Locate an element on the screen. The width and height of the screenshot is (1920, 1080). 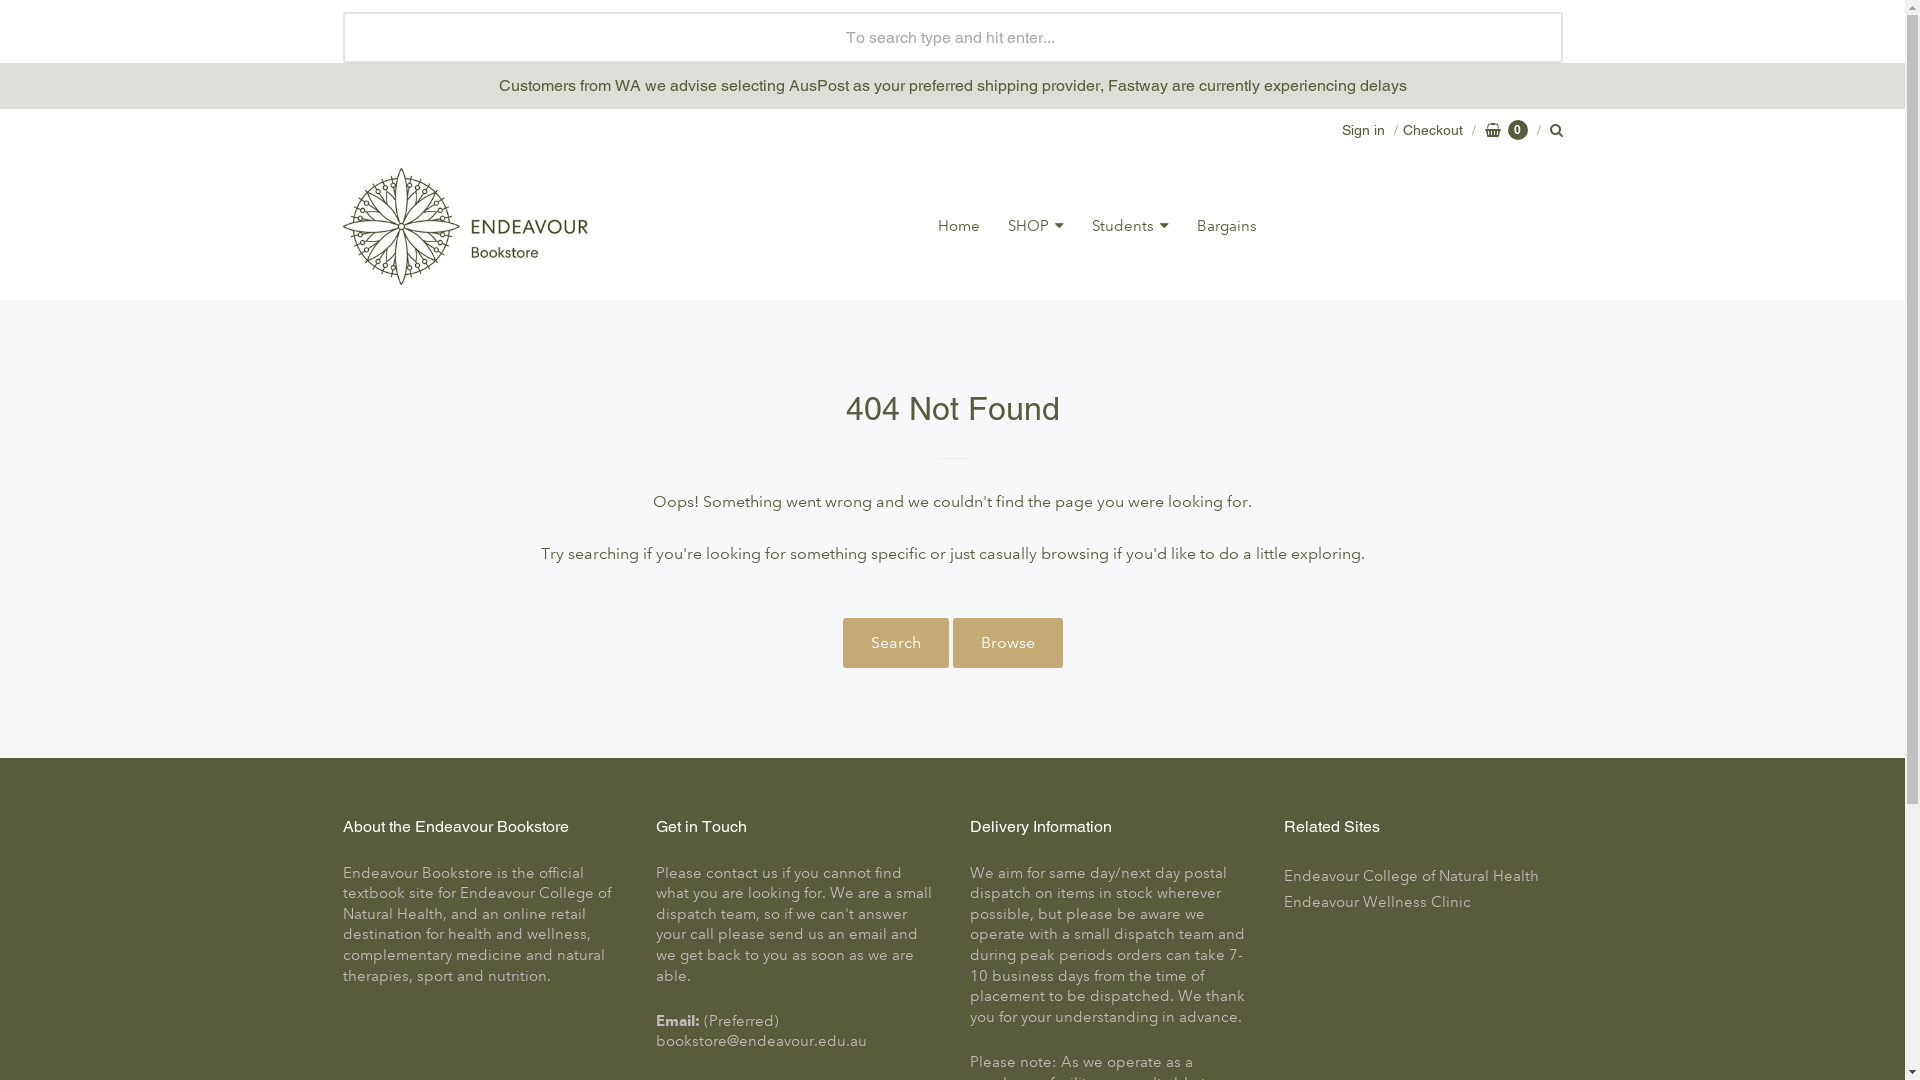
'Browse' is located at coordinates (1007, 643).